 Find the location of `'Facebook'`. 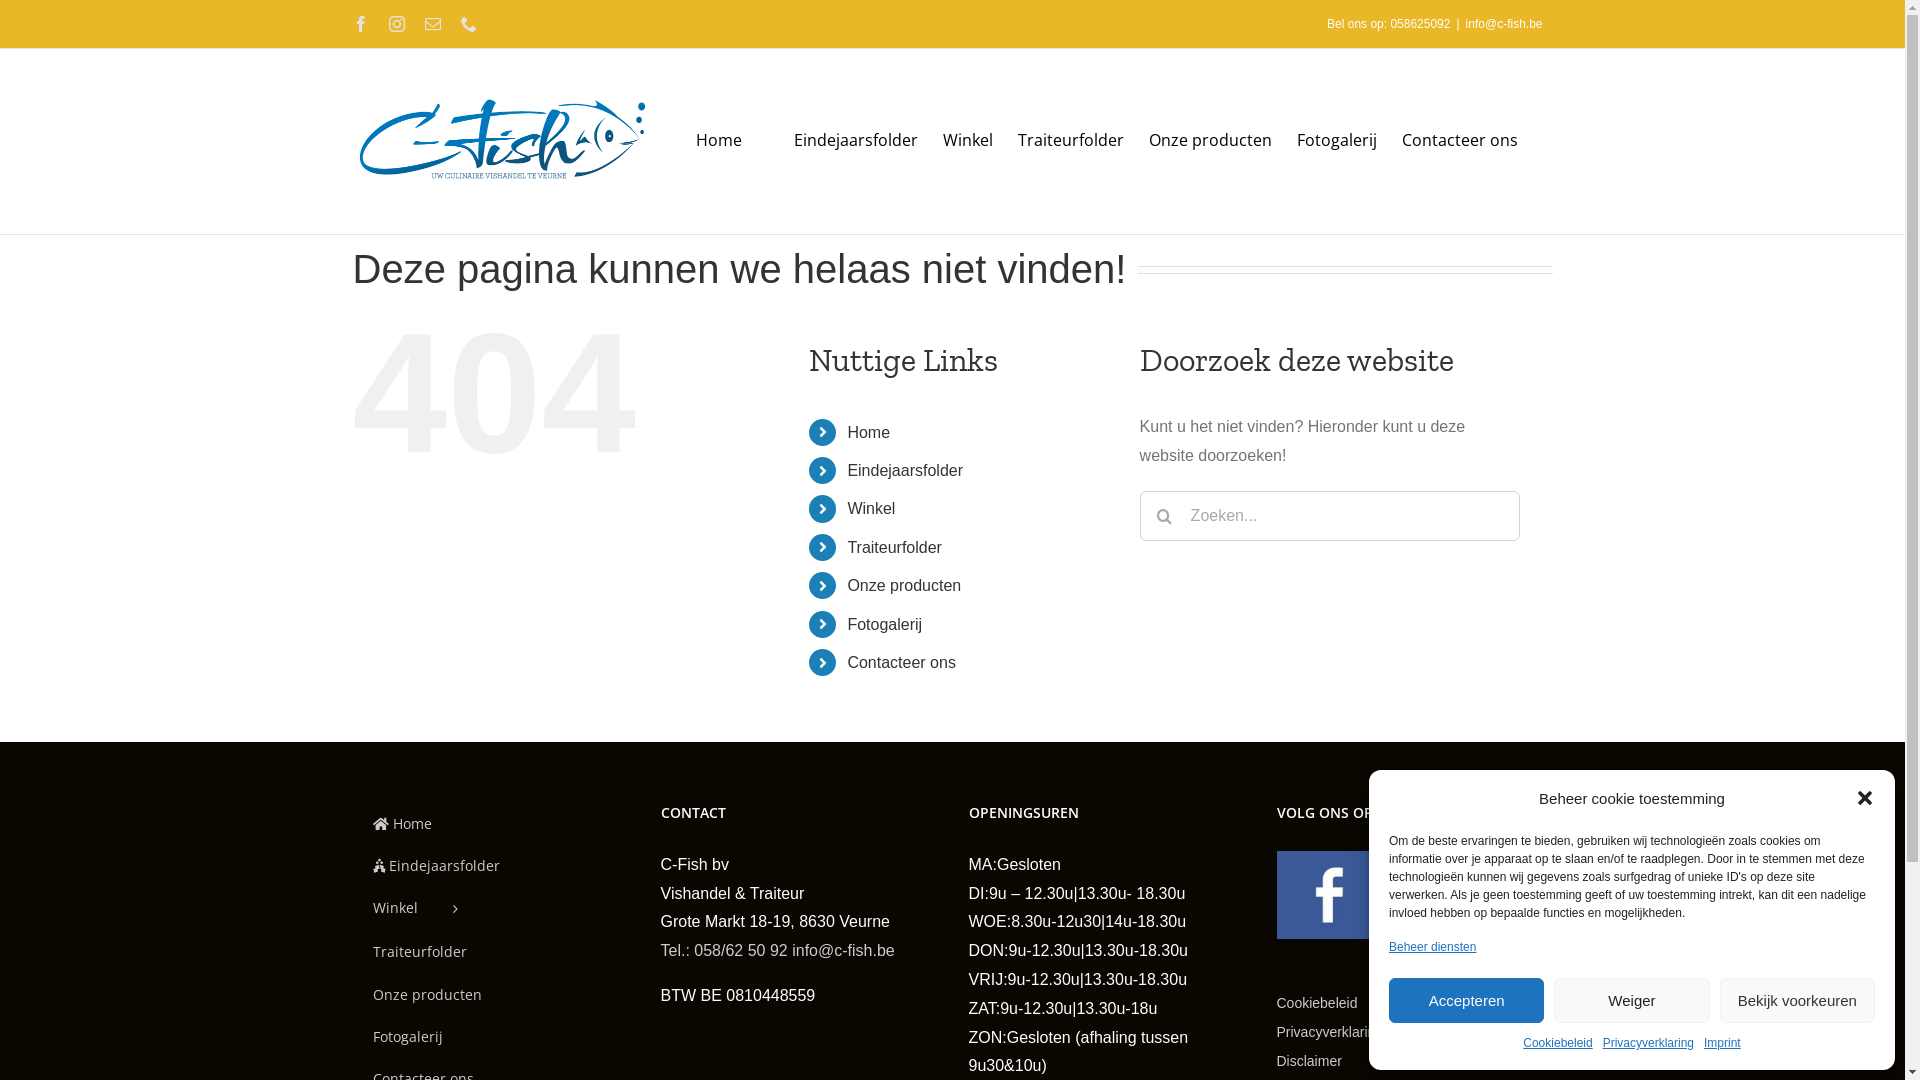

'Facebook' is located at coordinates (351, 23).